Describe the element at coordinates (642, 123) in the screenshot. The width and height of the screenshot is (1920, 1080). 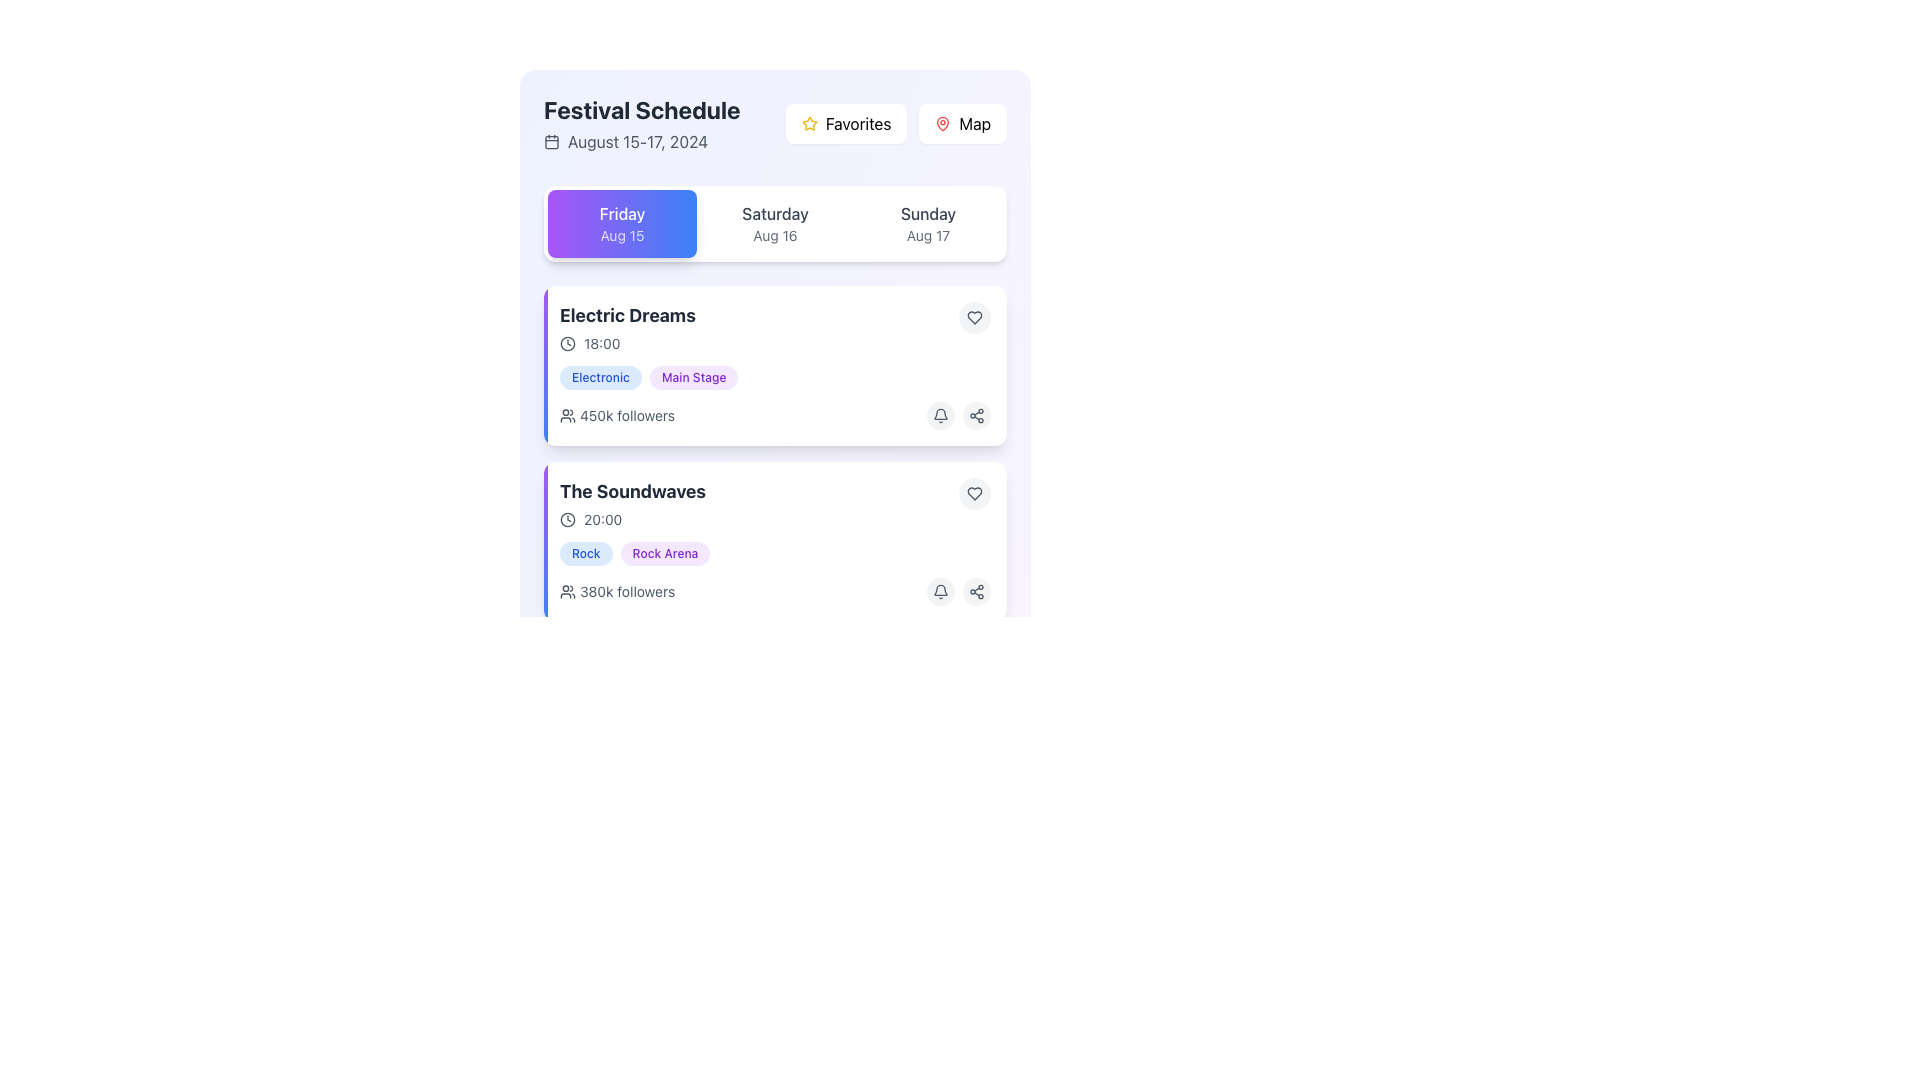
I see `the festival title and date indicator header located at the top-left section of the interface, directly below the page header` at that location.